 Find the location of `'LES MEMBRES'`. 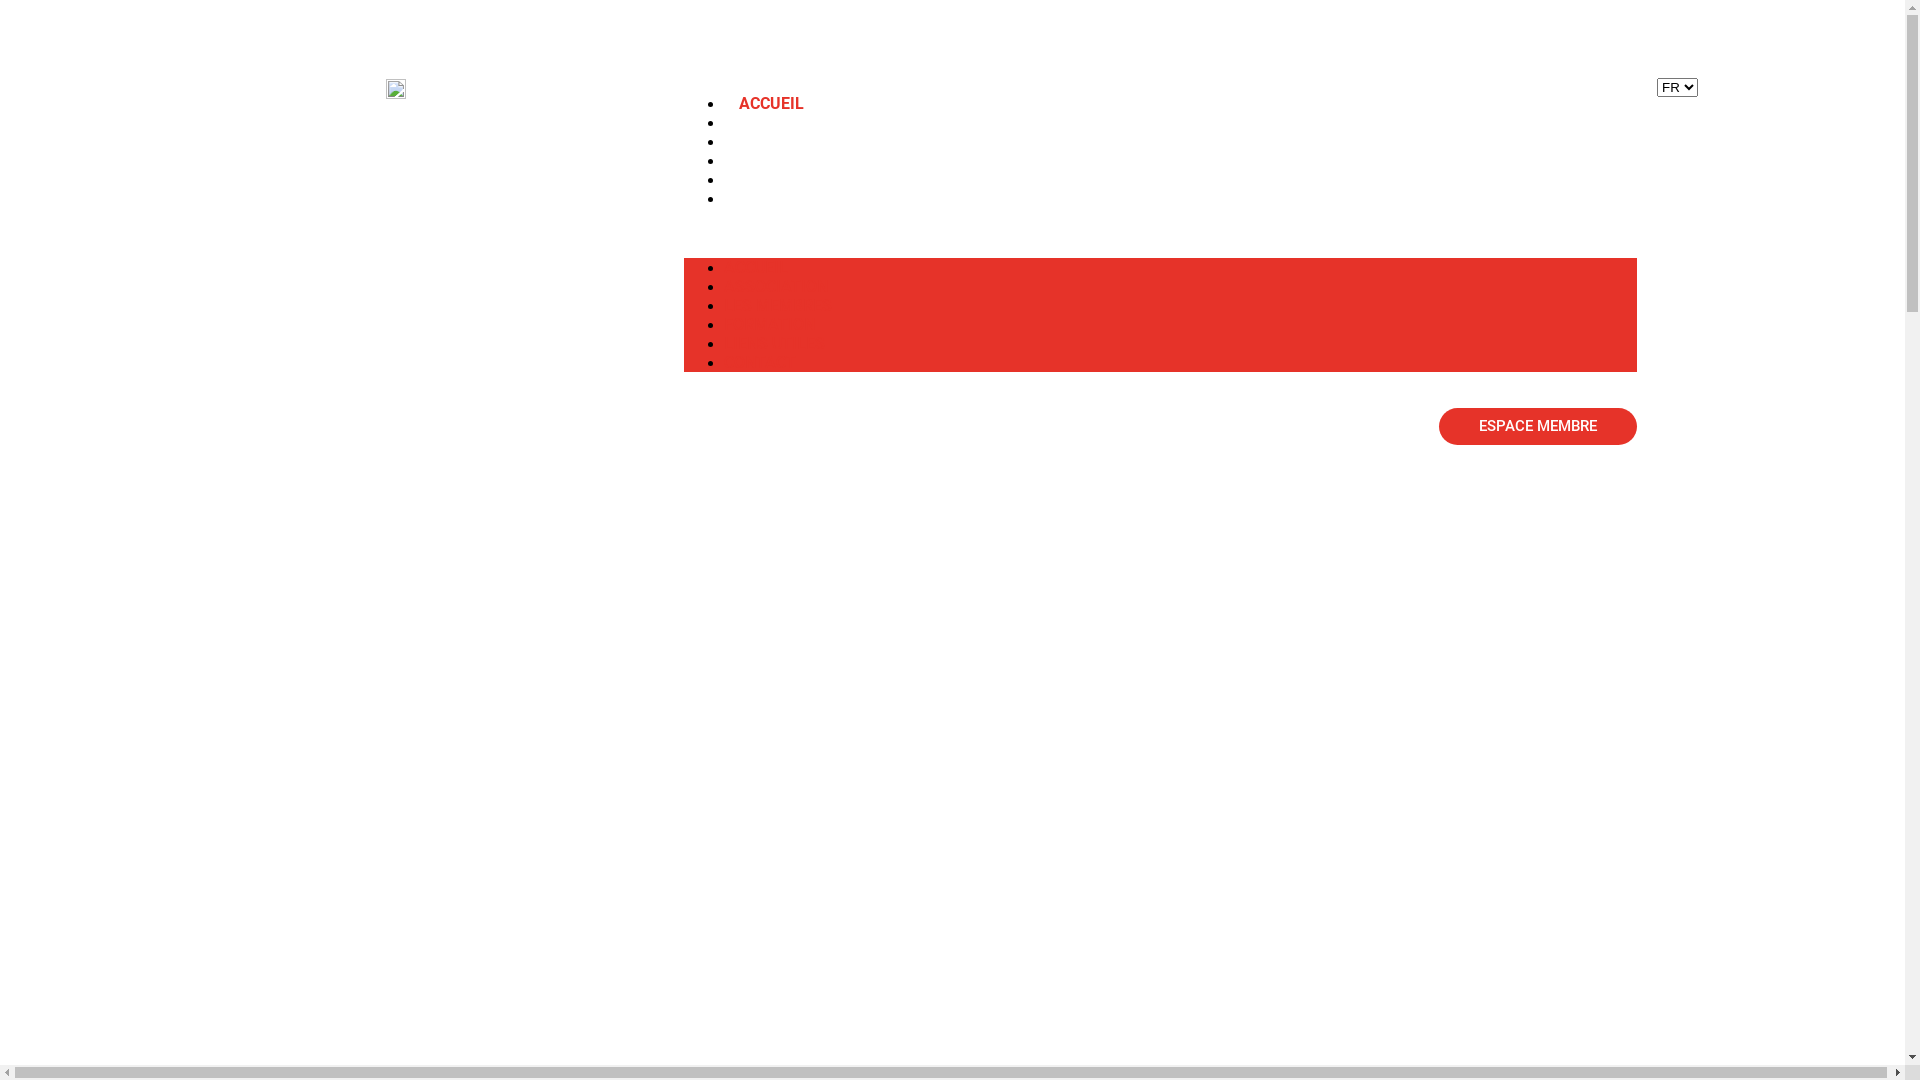

'LES MEMBRES' is located at coordinates (723, 140).